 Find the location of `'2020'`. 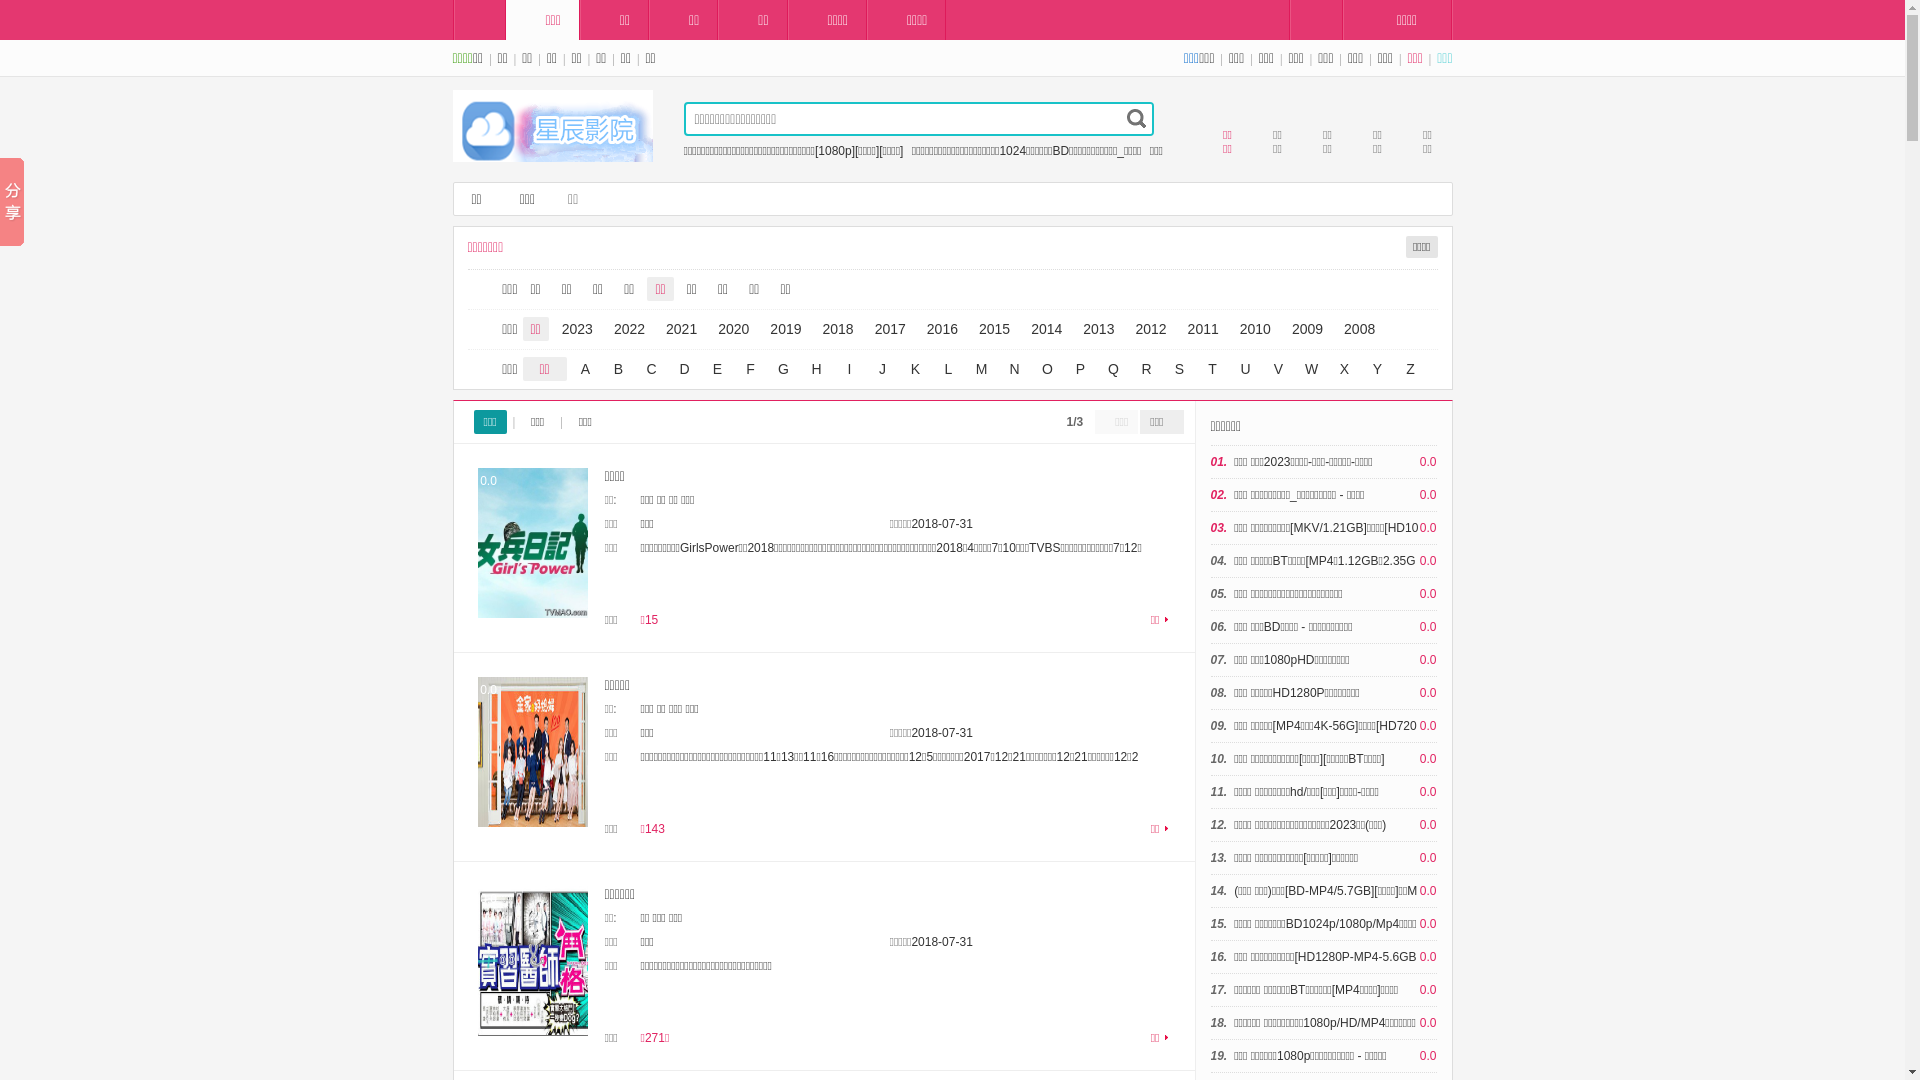

'2020' is located at coordinates (732, 327).